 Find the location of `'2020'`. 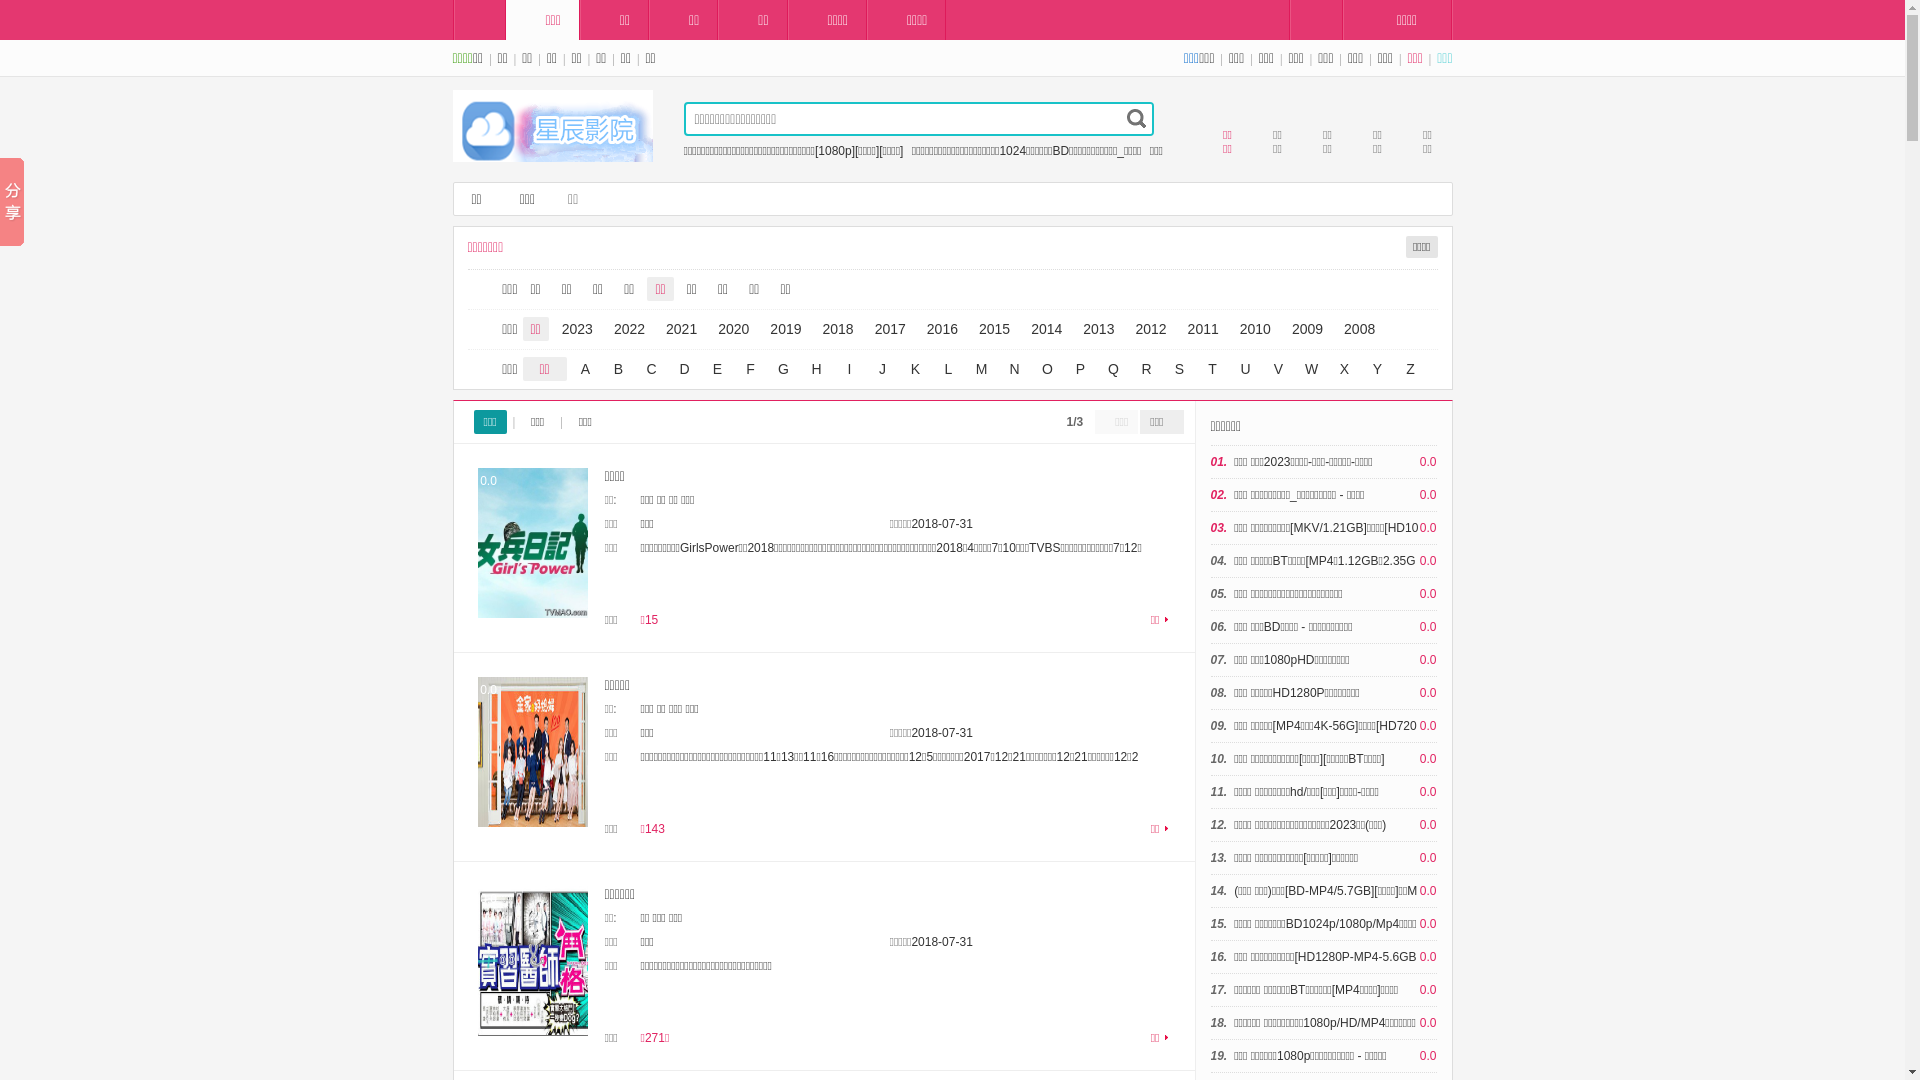

'2020' is located at coordinates (732, 327).